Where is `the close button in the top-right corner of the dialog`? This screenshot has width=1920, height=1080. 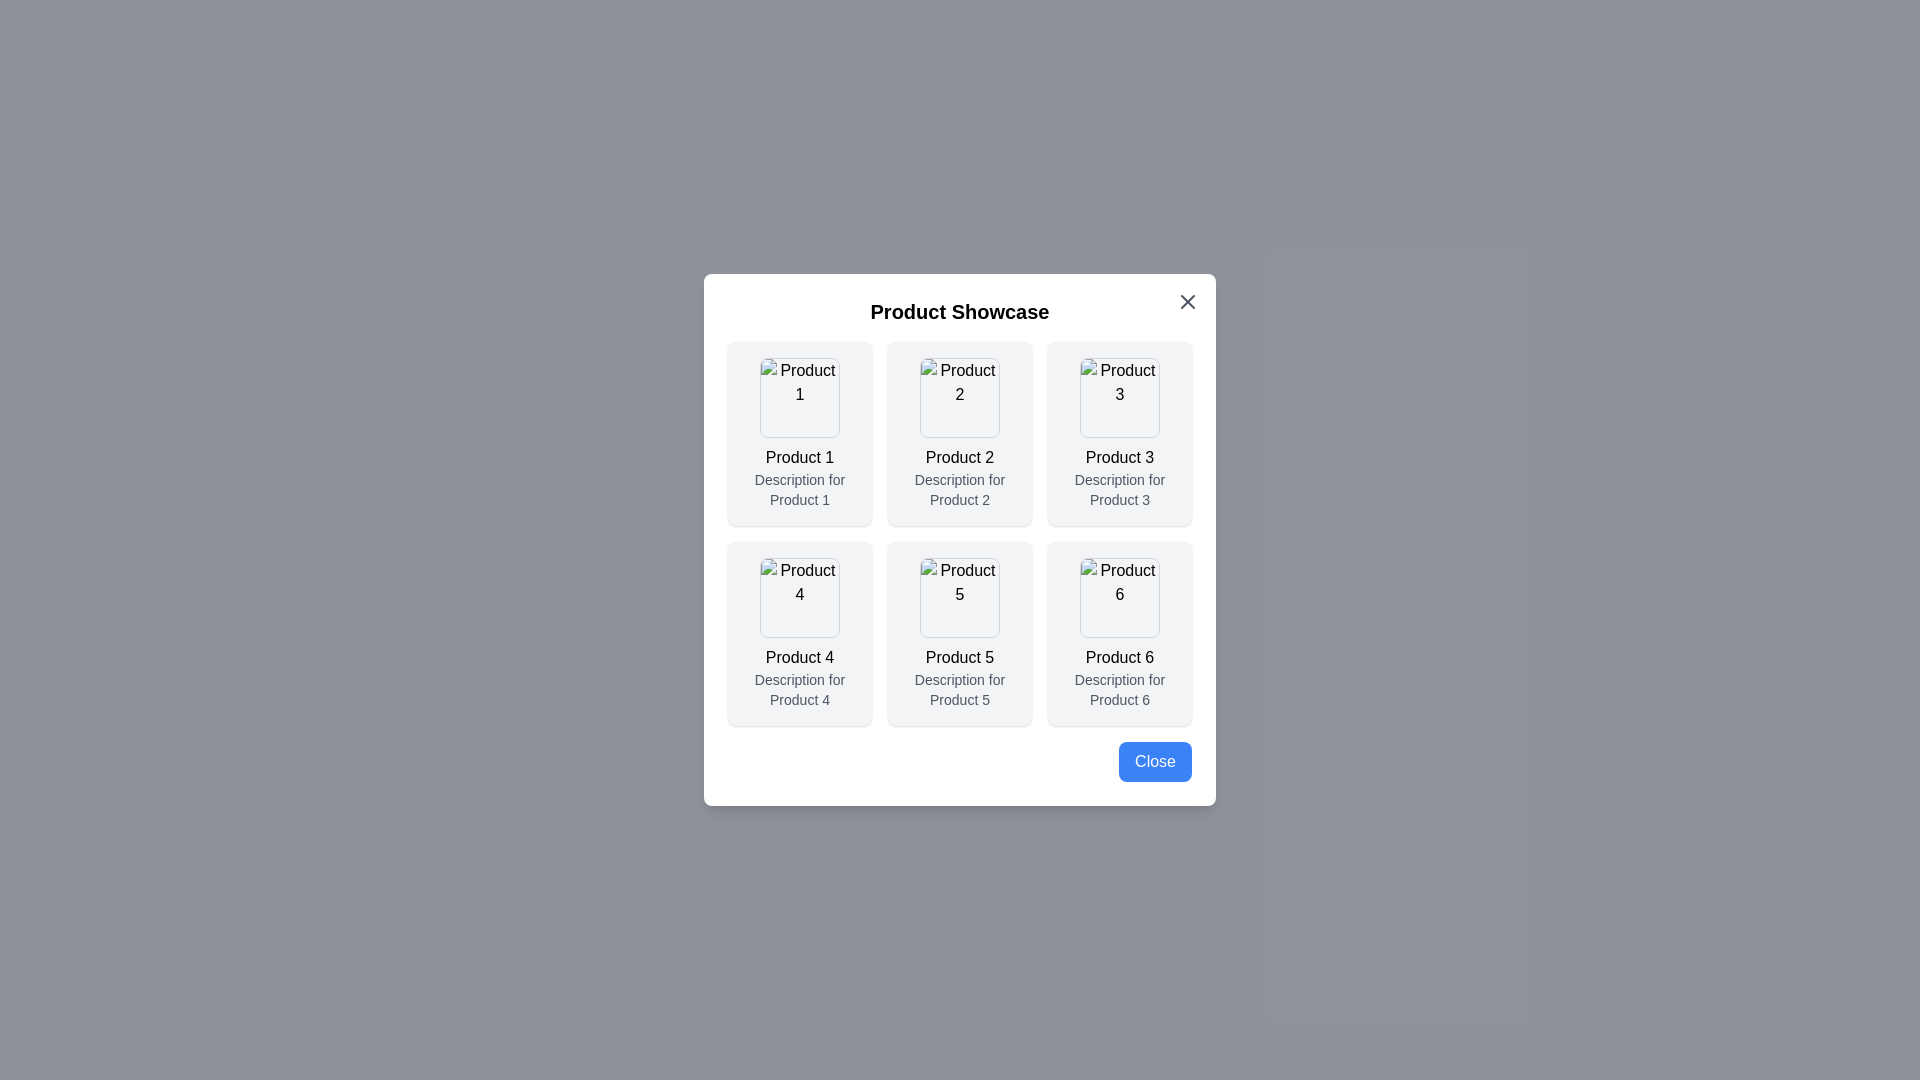
the close button in the top-right corner of the dialog is located at coordinates (1188, 301).